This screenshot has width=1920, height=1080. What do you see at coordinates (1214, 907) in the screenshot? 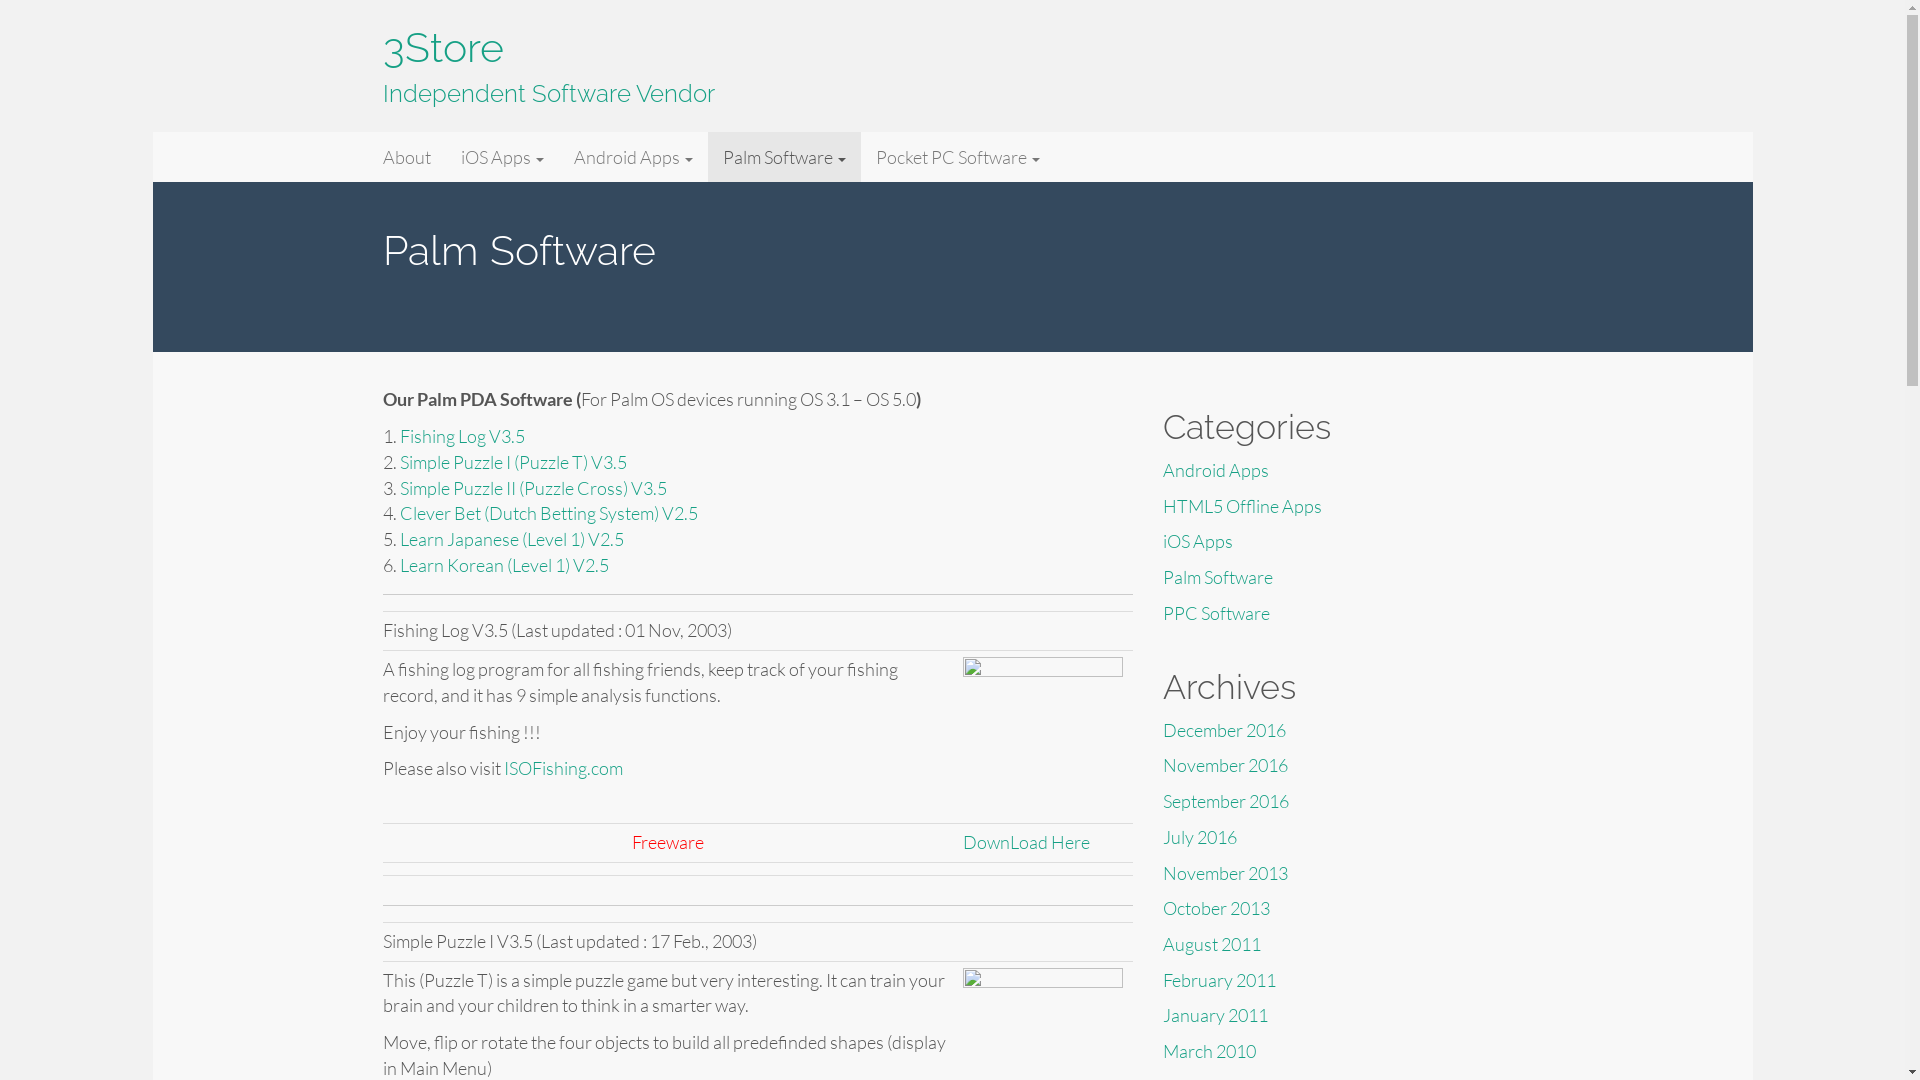
I see `'October 2013'` at bounding box center [1214, 907].